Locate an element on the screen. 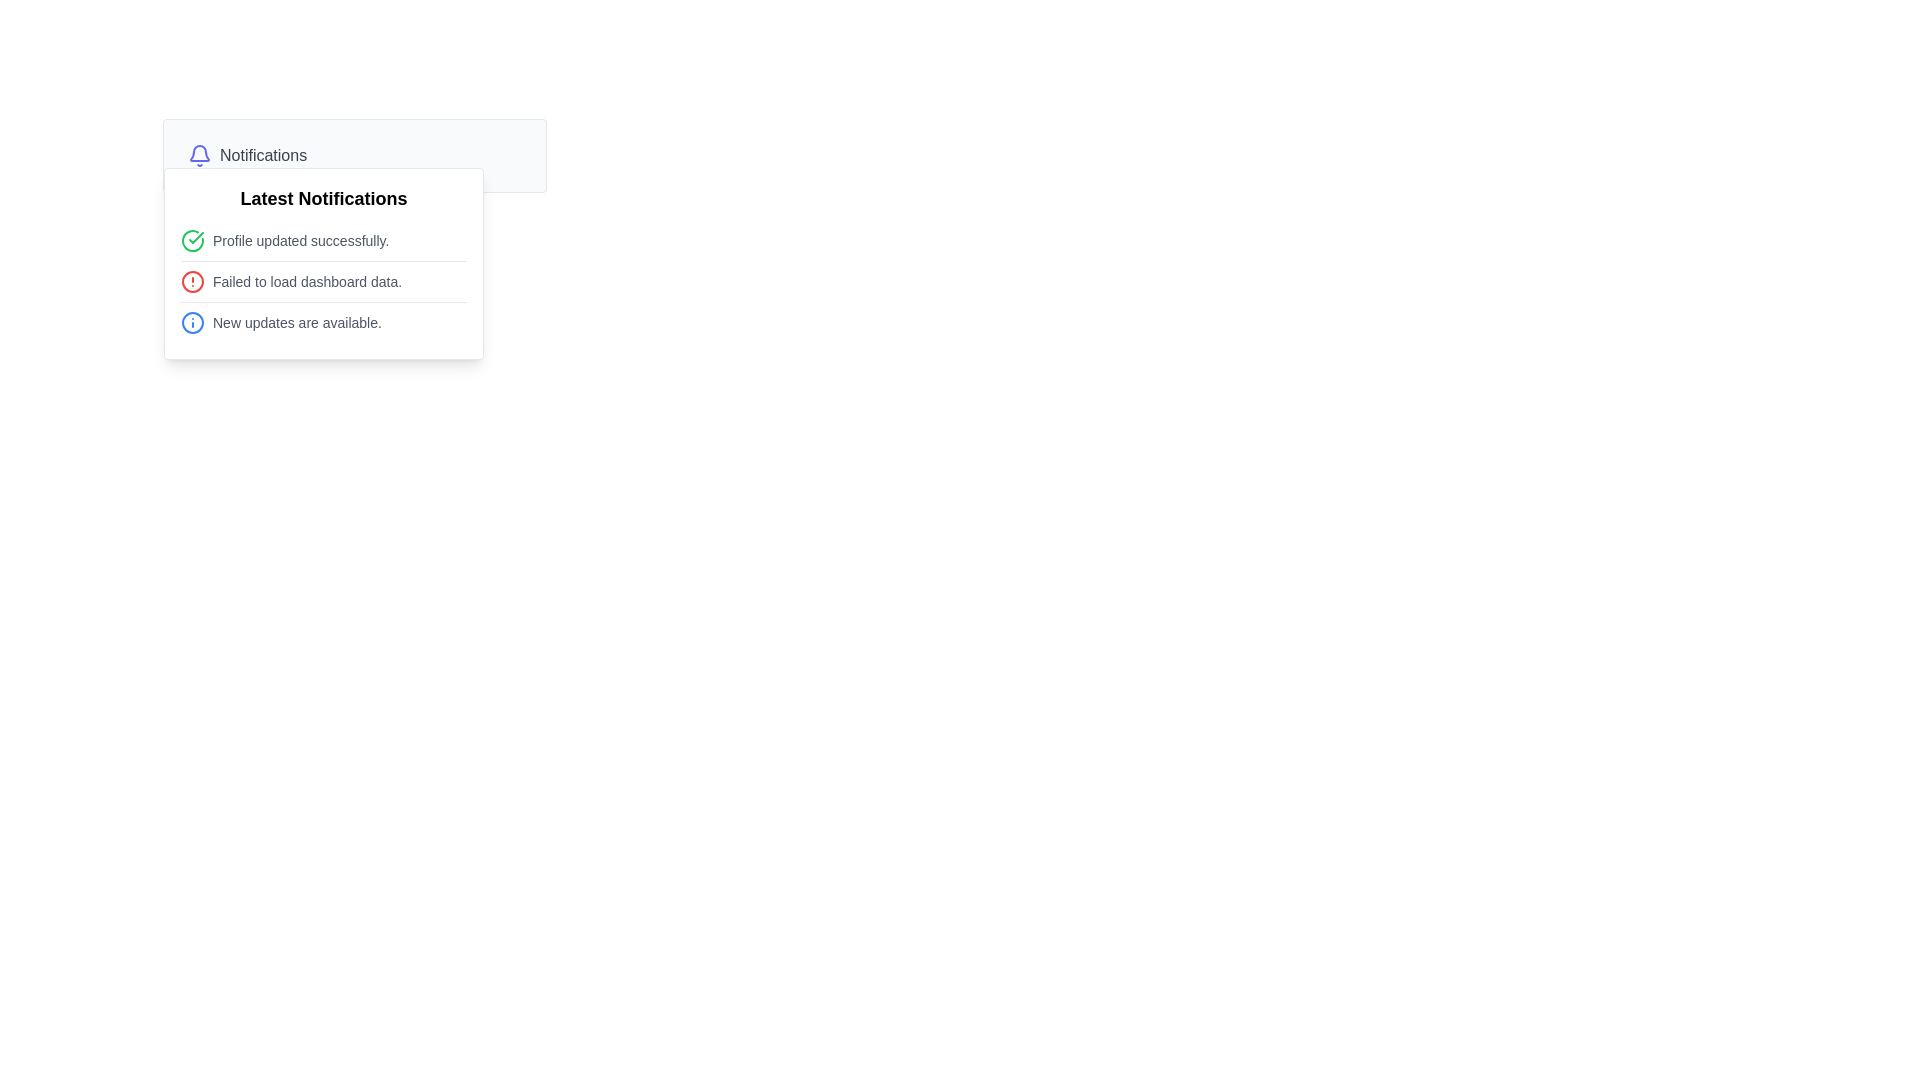 Image resolution: width=1920 pixels, height=1080 pixels. the 'Latest Notifications' text label displayed in bold, large font at the top of the notification panel is located at coordinates (324, 199).